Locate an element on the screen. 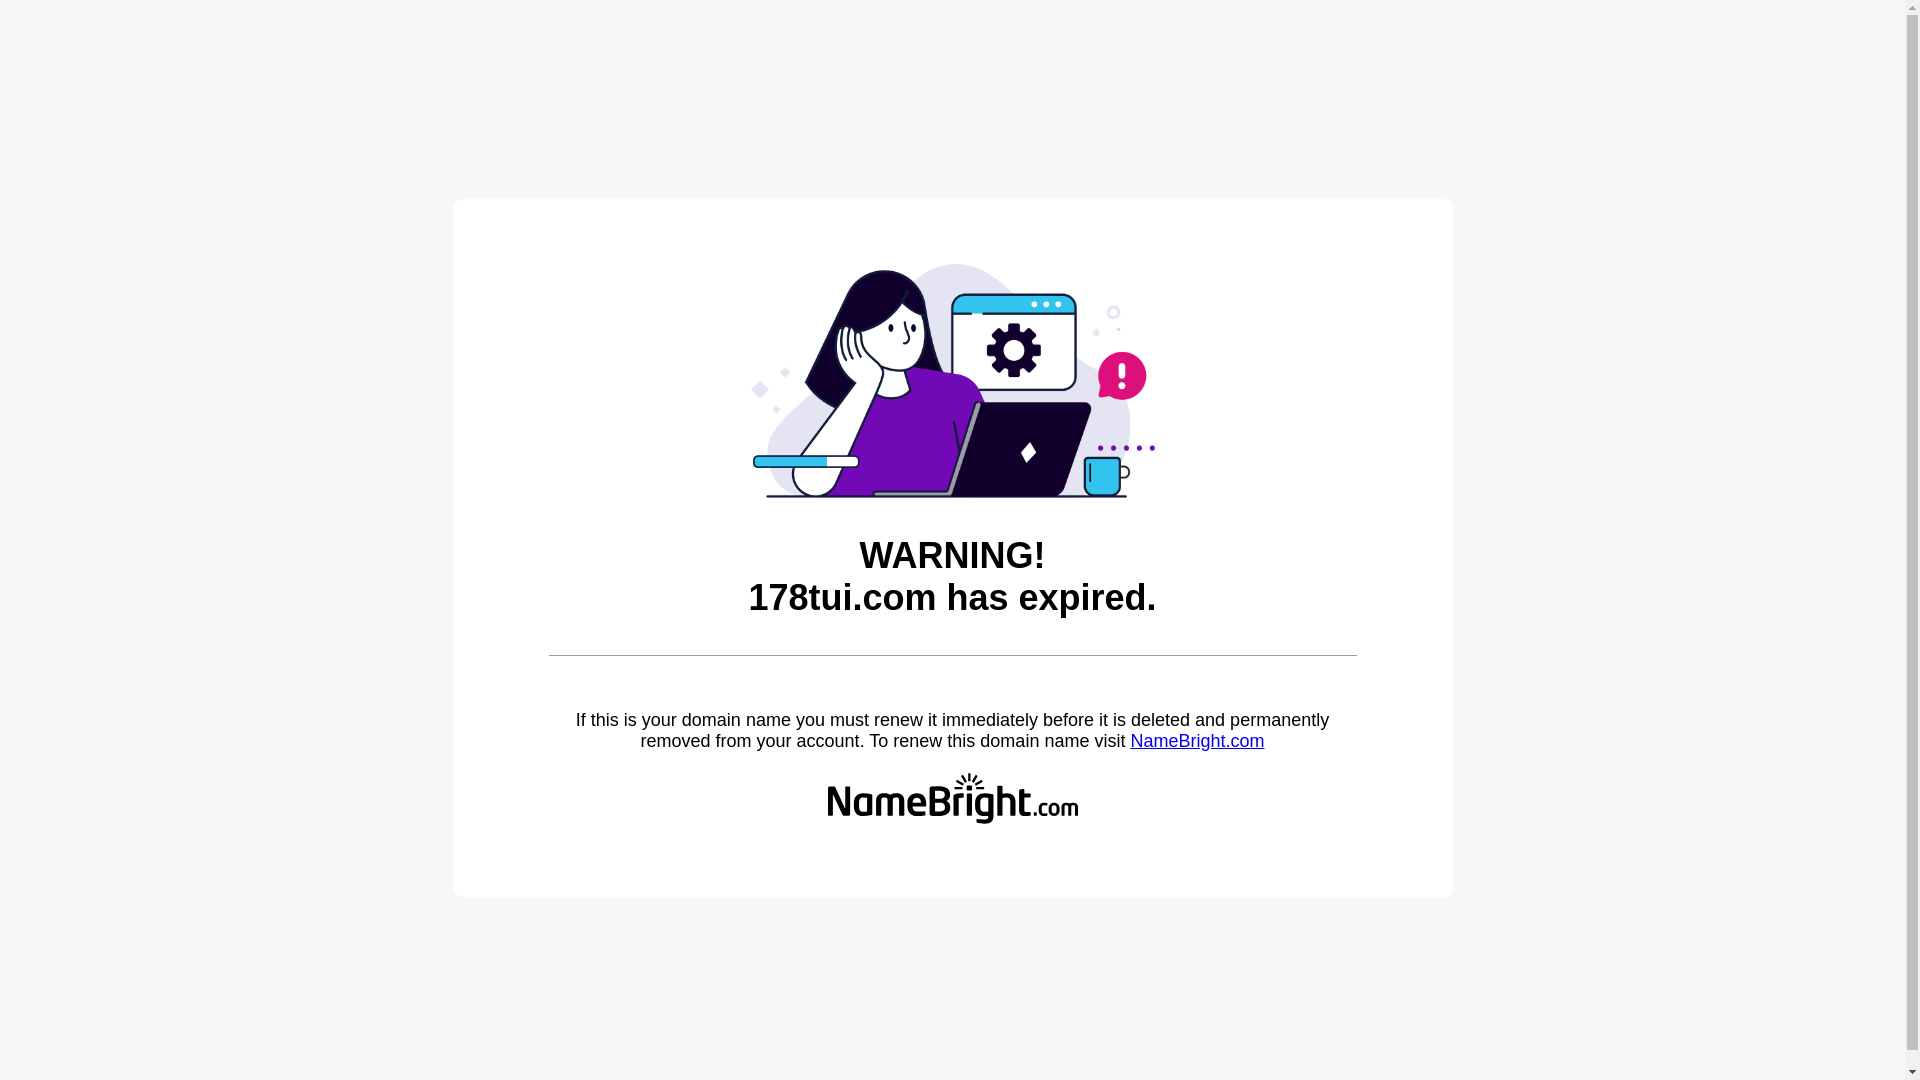 The width and height of the screenshot is (1920, 1080). 'NameBright.com' is located at coordinates (1196, 740).